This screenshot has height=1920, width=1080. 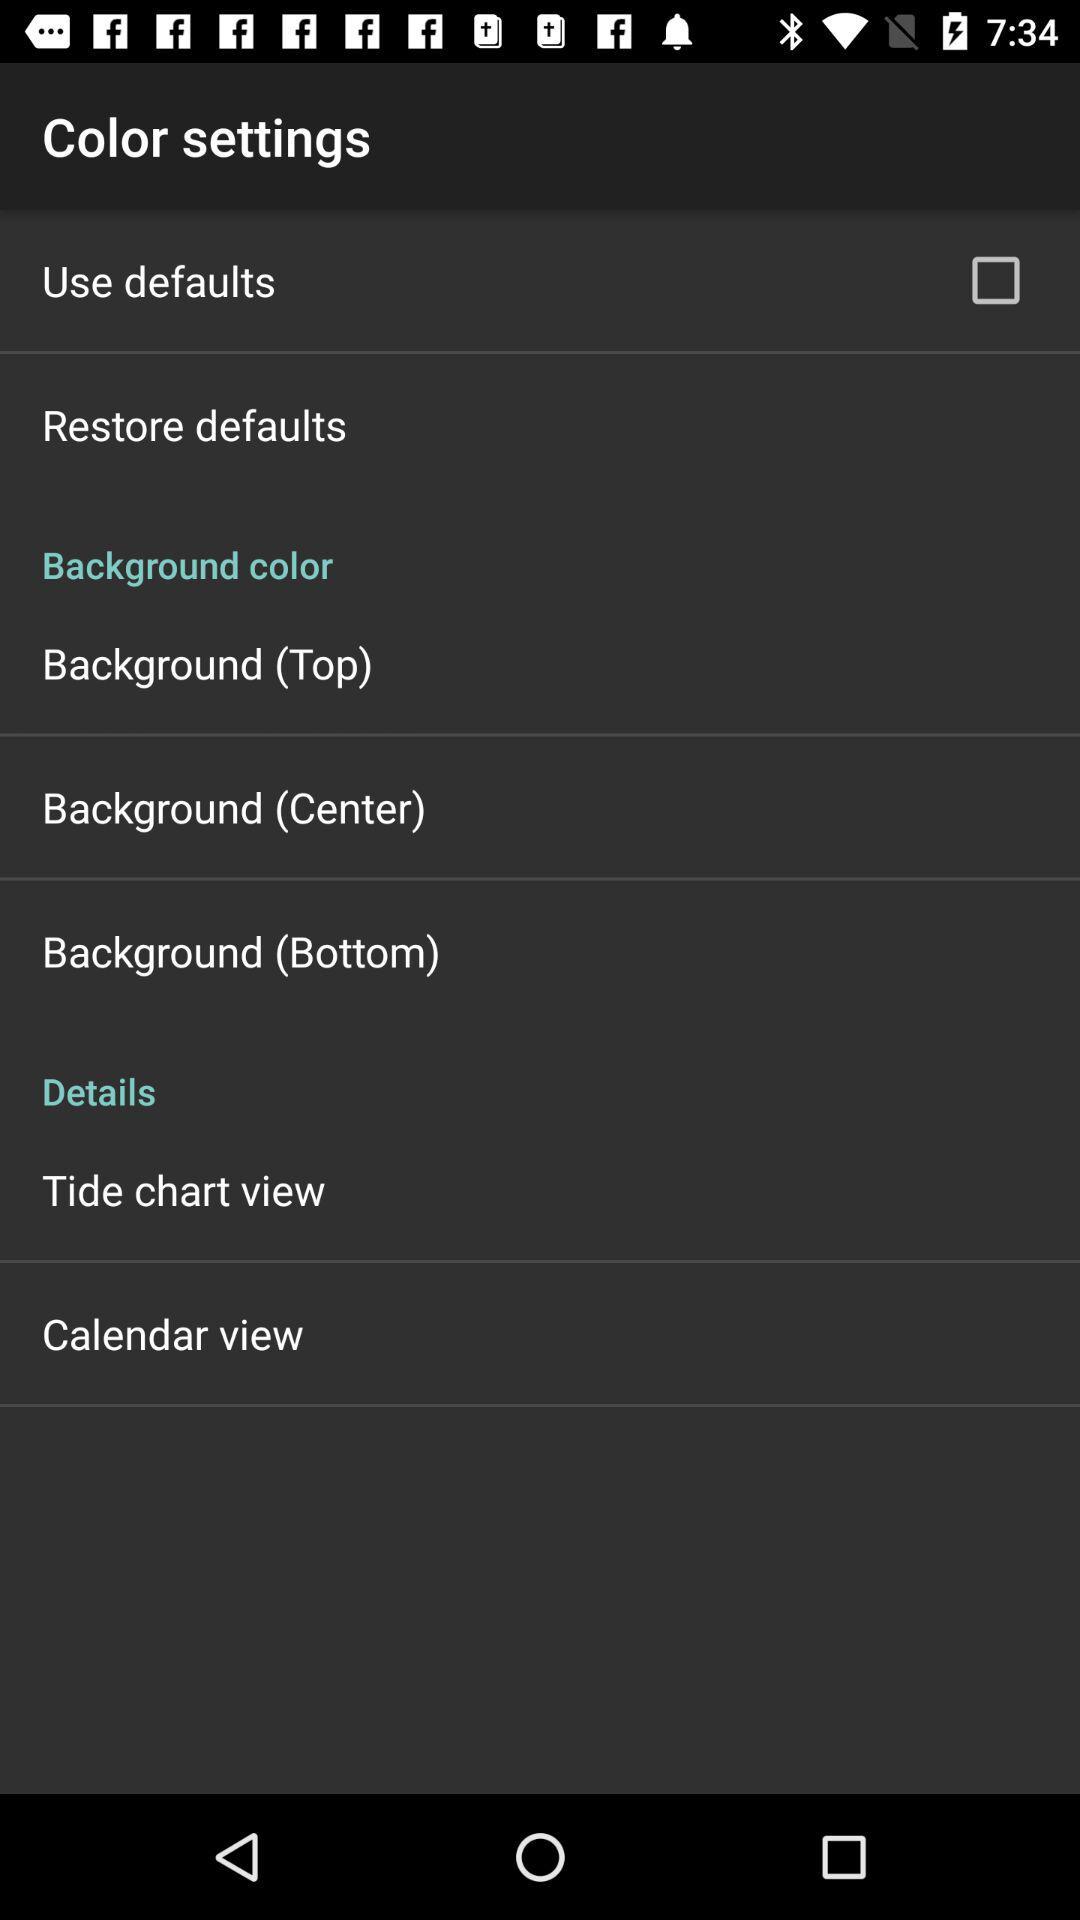 What do you see at coordinates (194, 423) in the screenshot?
I see `the item below the use defaults app` at bounding box center [194, 423].